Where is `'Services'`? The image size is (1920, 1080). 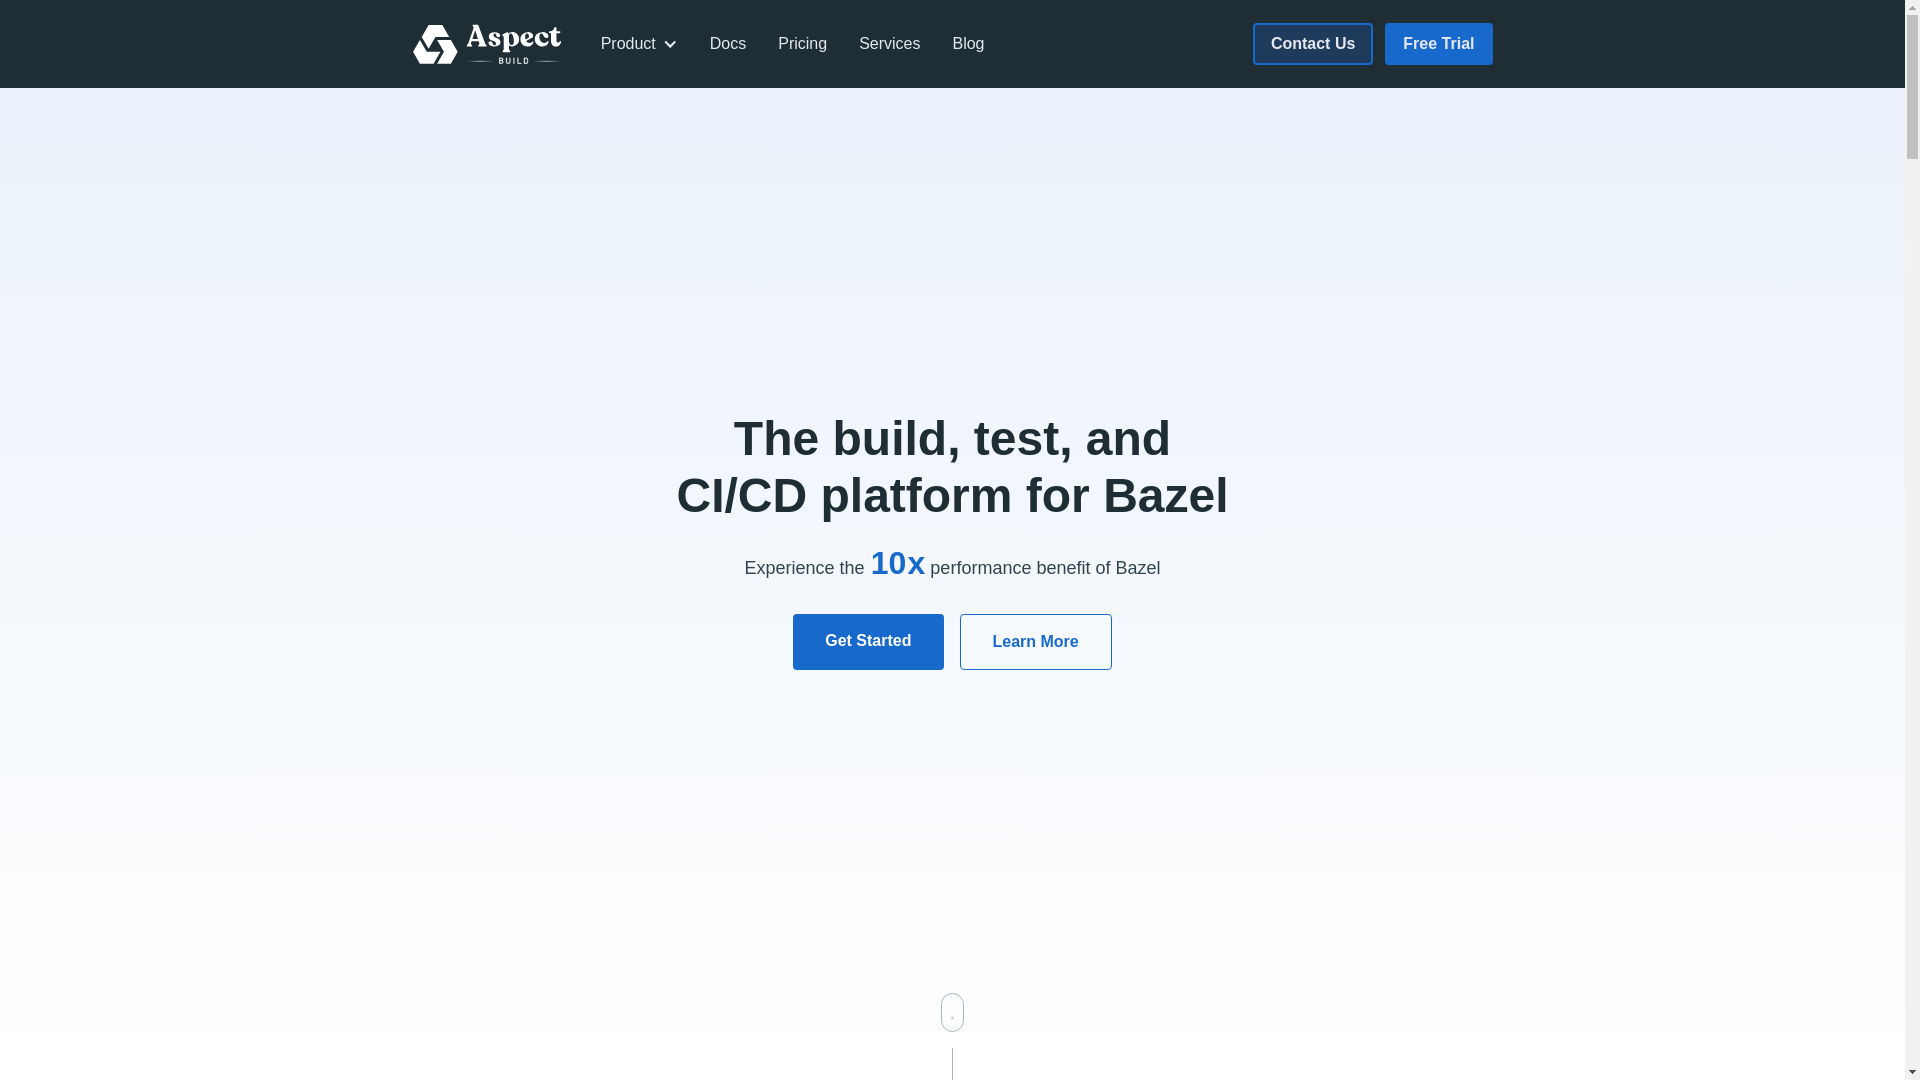
'Services' is located at coordinates (888, 43).